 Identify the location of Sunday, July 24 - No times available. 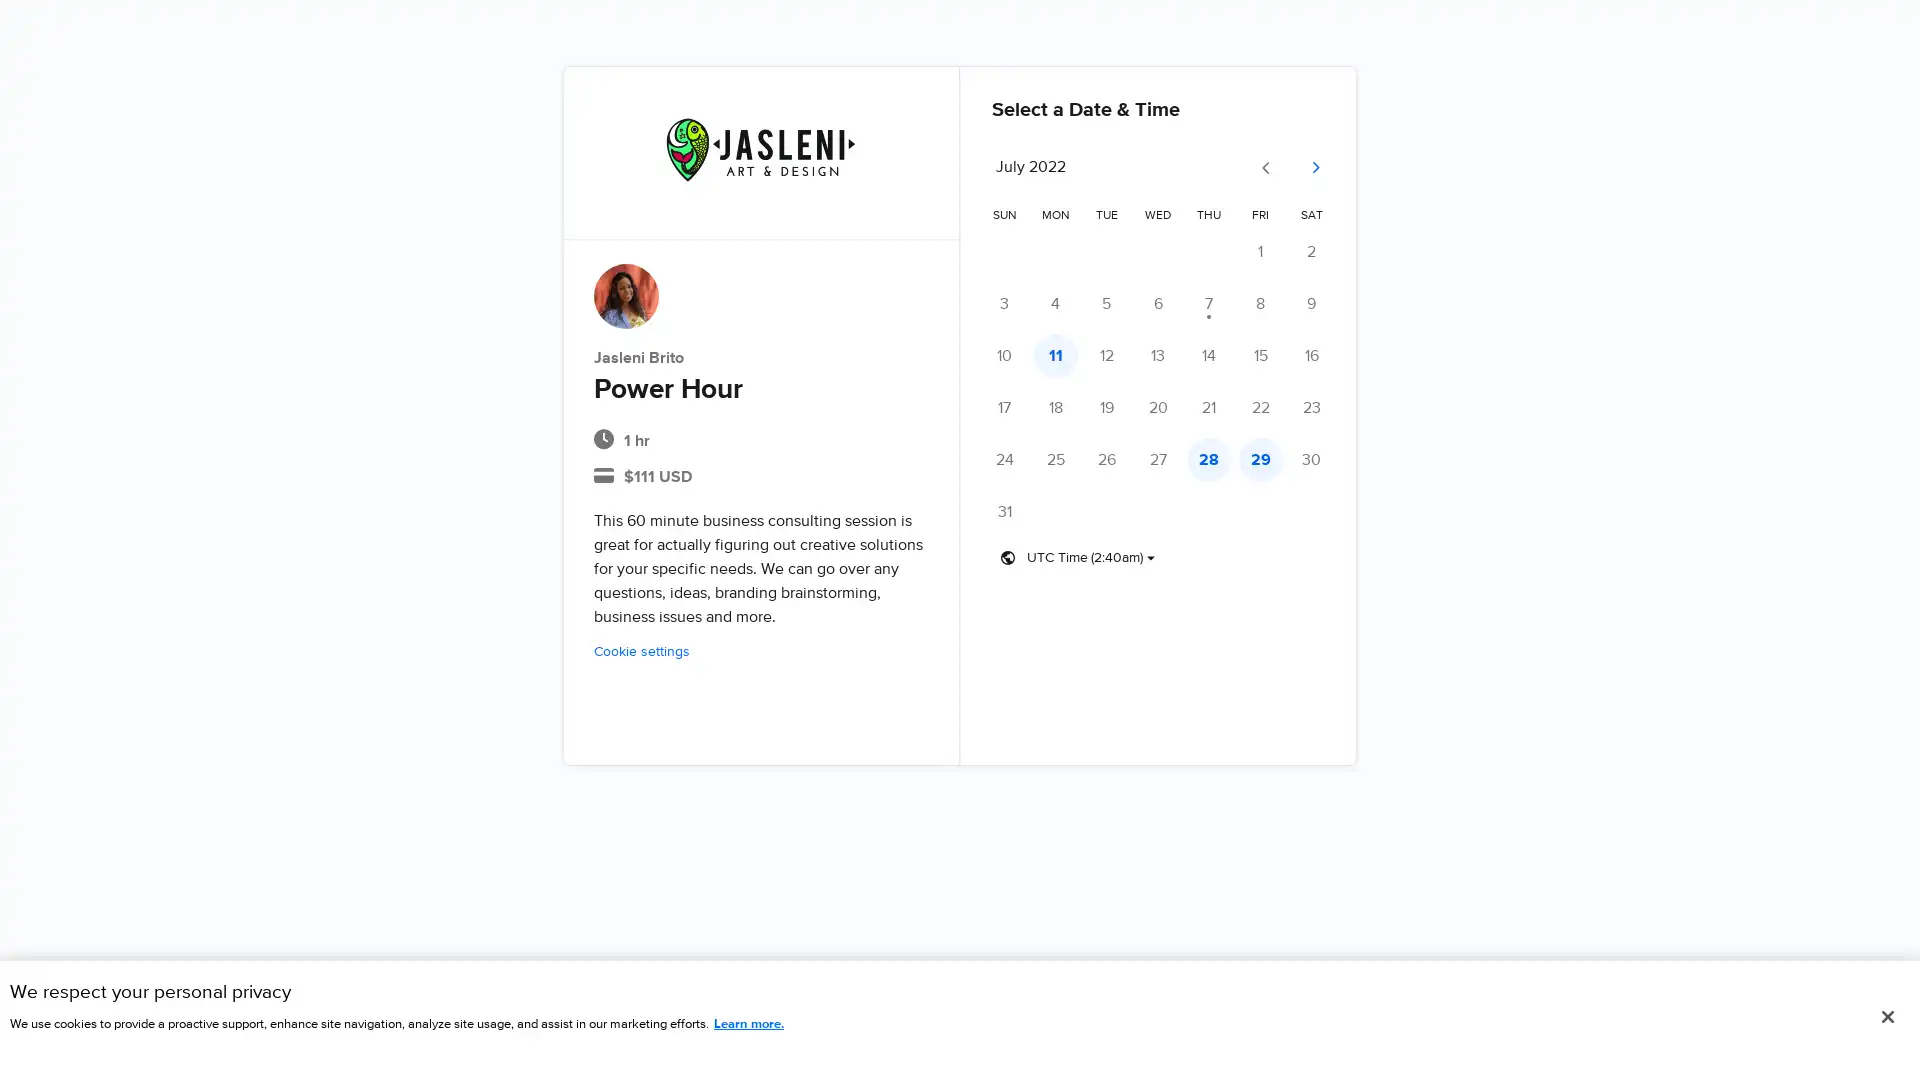
(1003, 459).